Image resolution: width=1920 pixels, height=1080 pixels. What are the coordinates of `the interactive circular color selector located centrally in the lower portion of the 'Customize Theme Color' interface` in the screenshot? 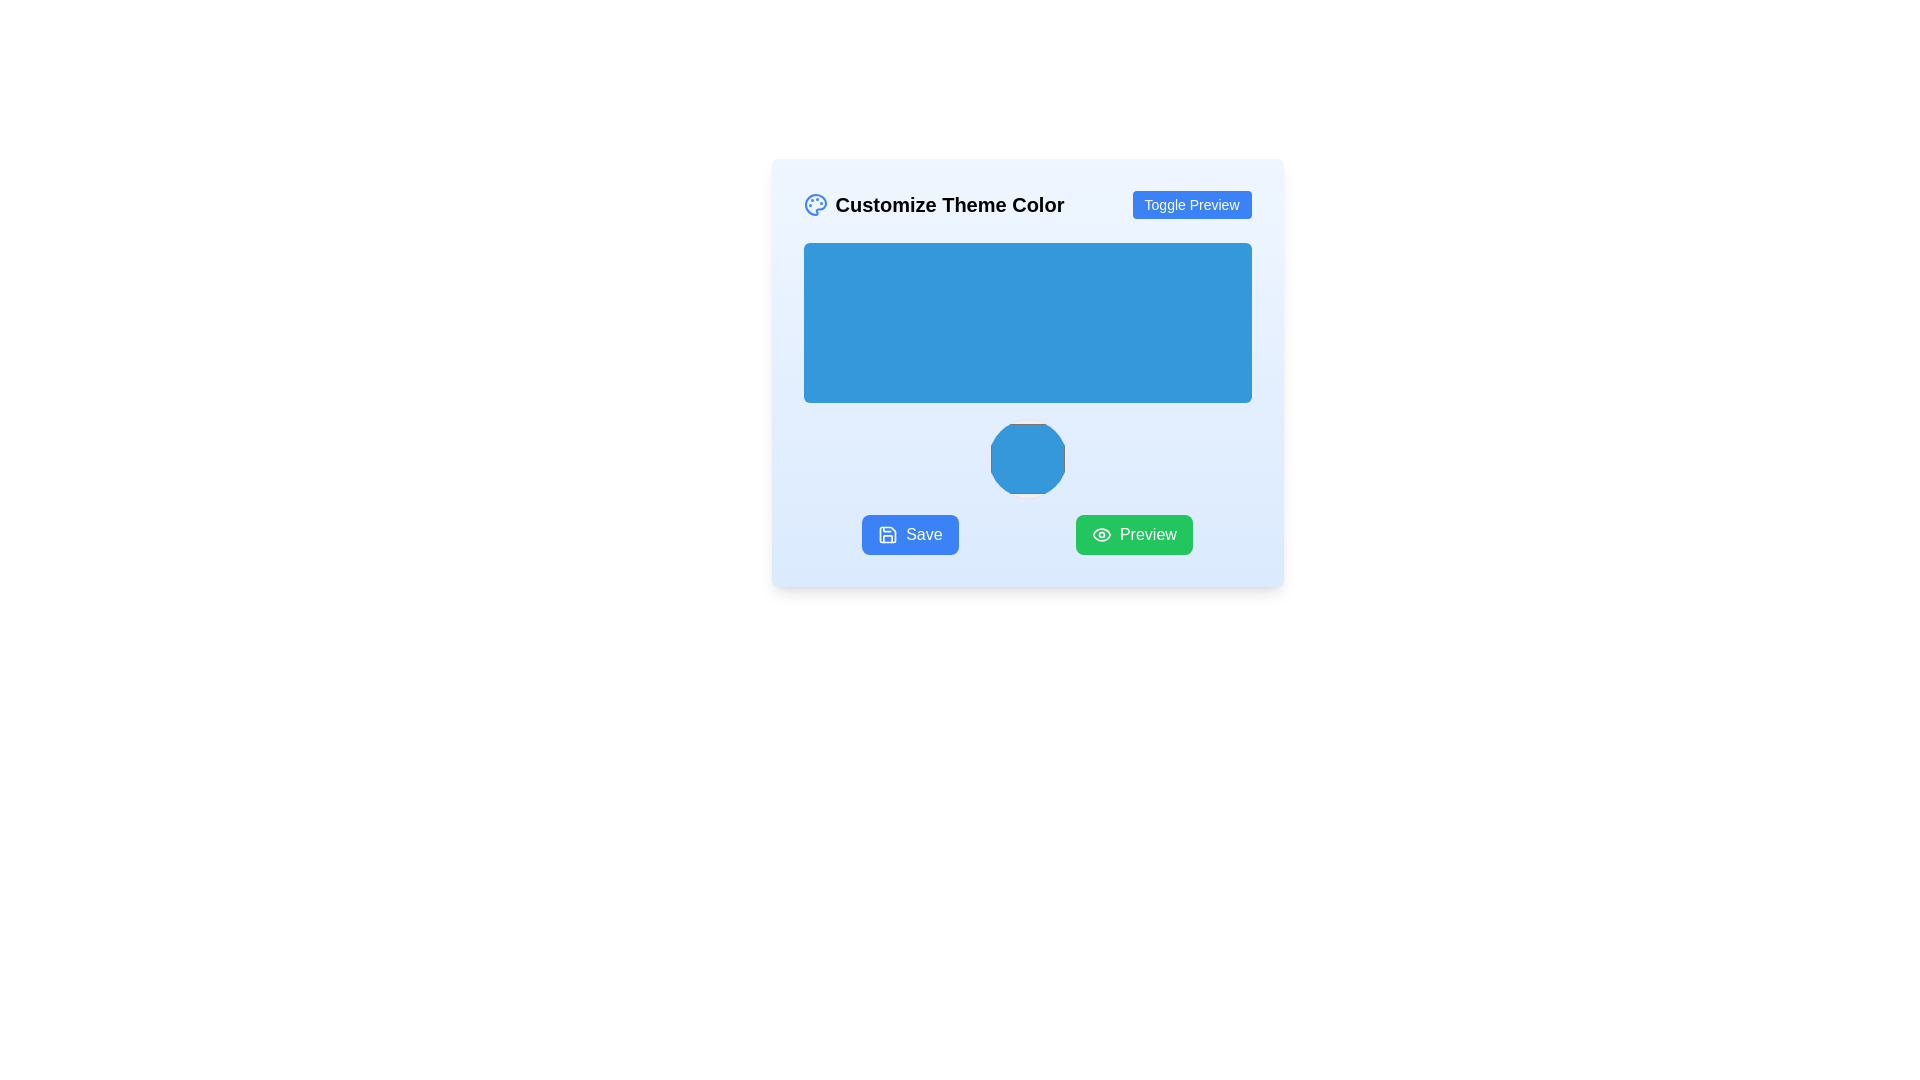 It's located at (1027, 459).